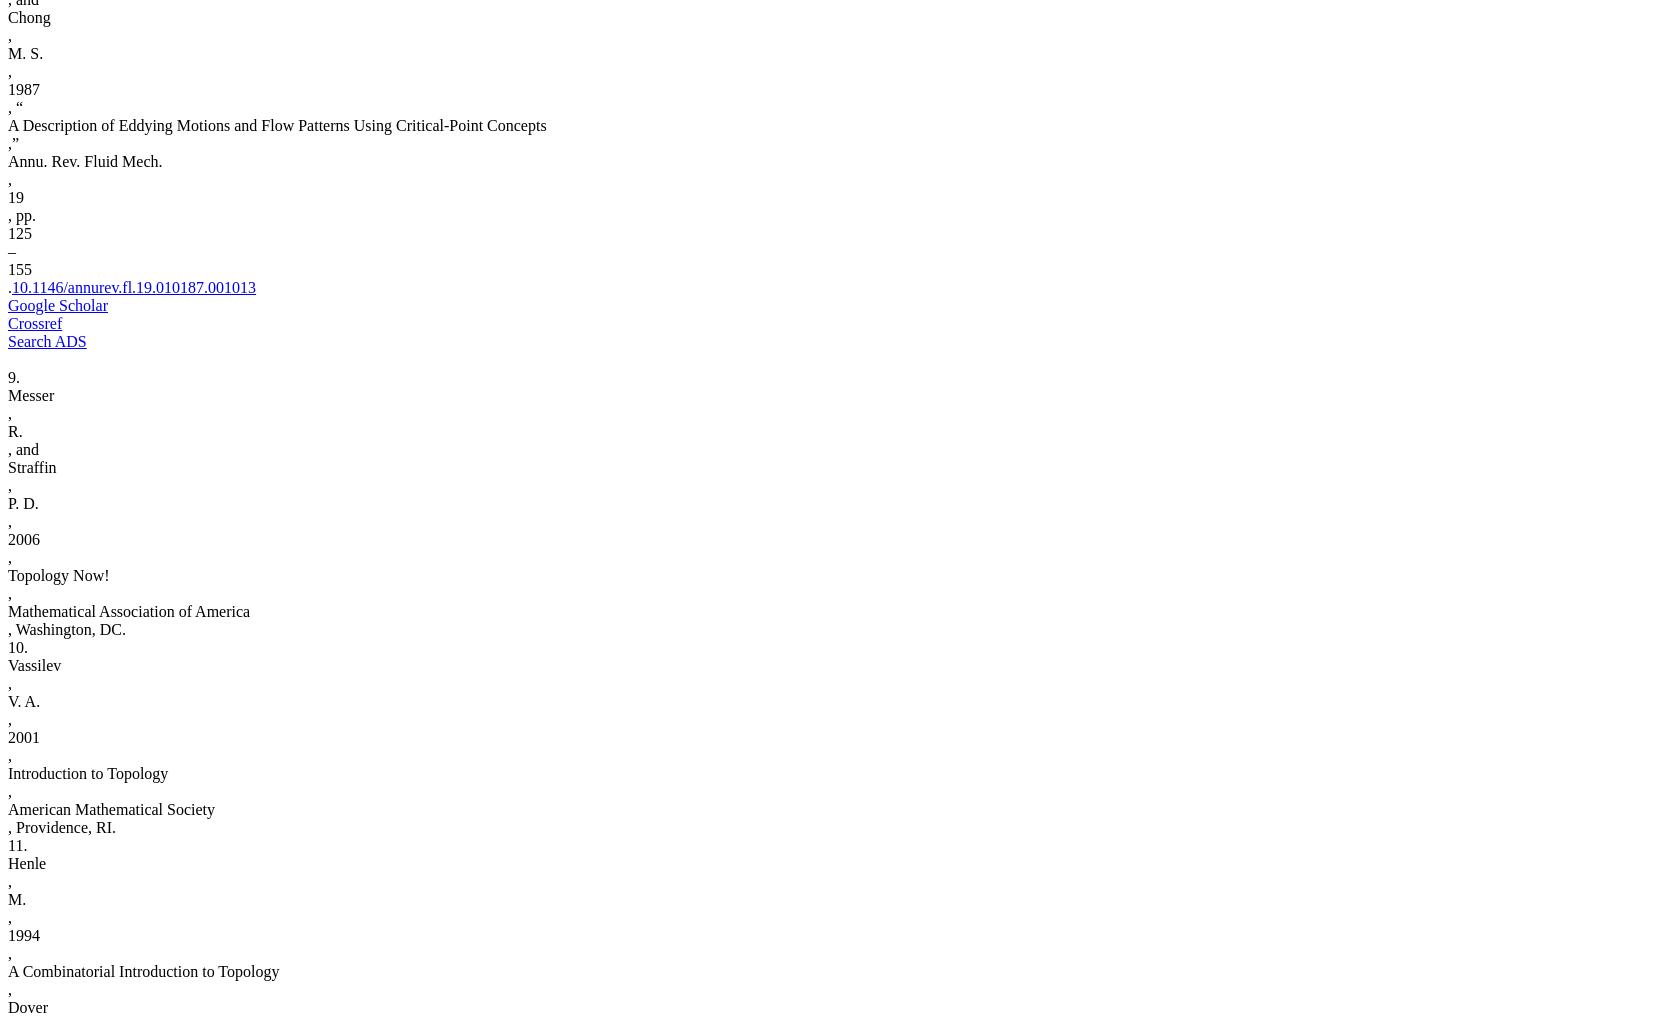 The width and height of the screenshot is (1656, 1028). What do you see at coordinates (14, 431) in the screenshot?
I see `'R.'` at bounding box center [14, 431].